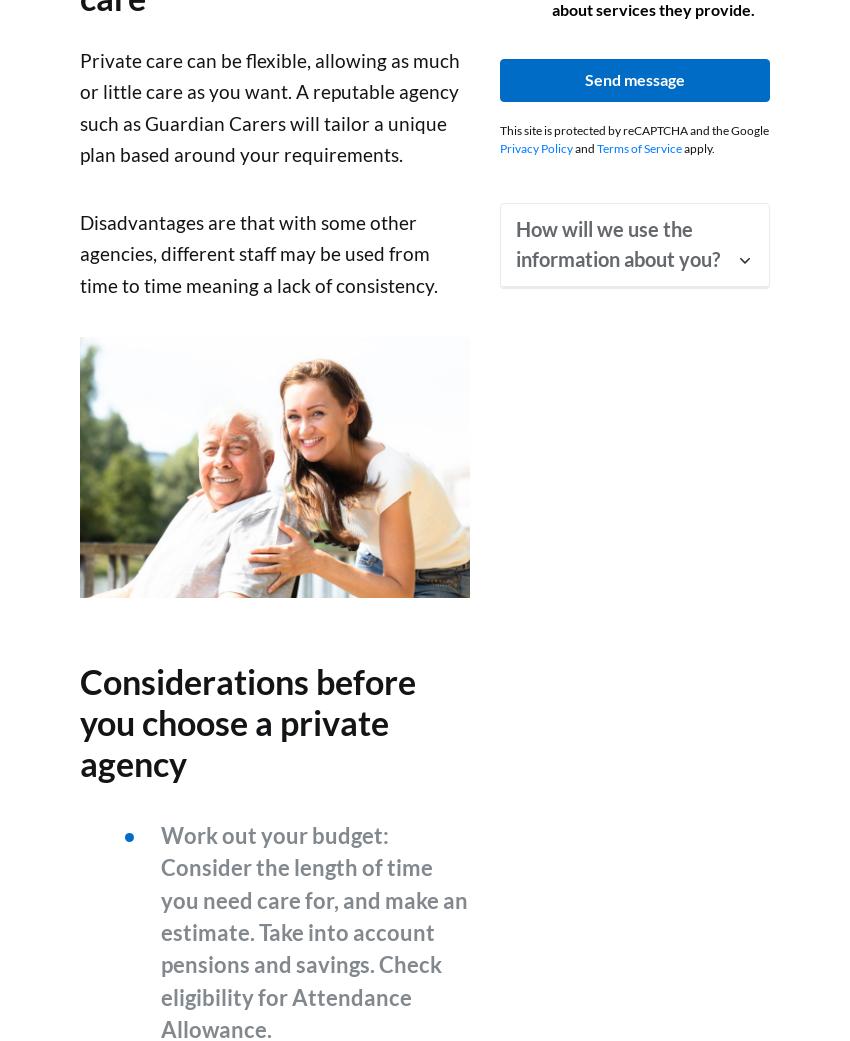 This screenshot has width=850, height=1041. What do you see at coordinates (617, 242) in the screenshot?
I see `'How will we use the information about you?'` at bounding box center [617, 242].